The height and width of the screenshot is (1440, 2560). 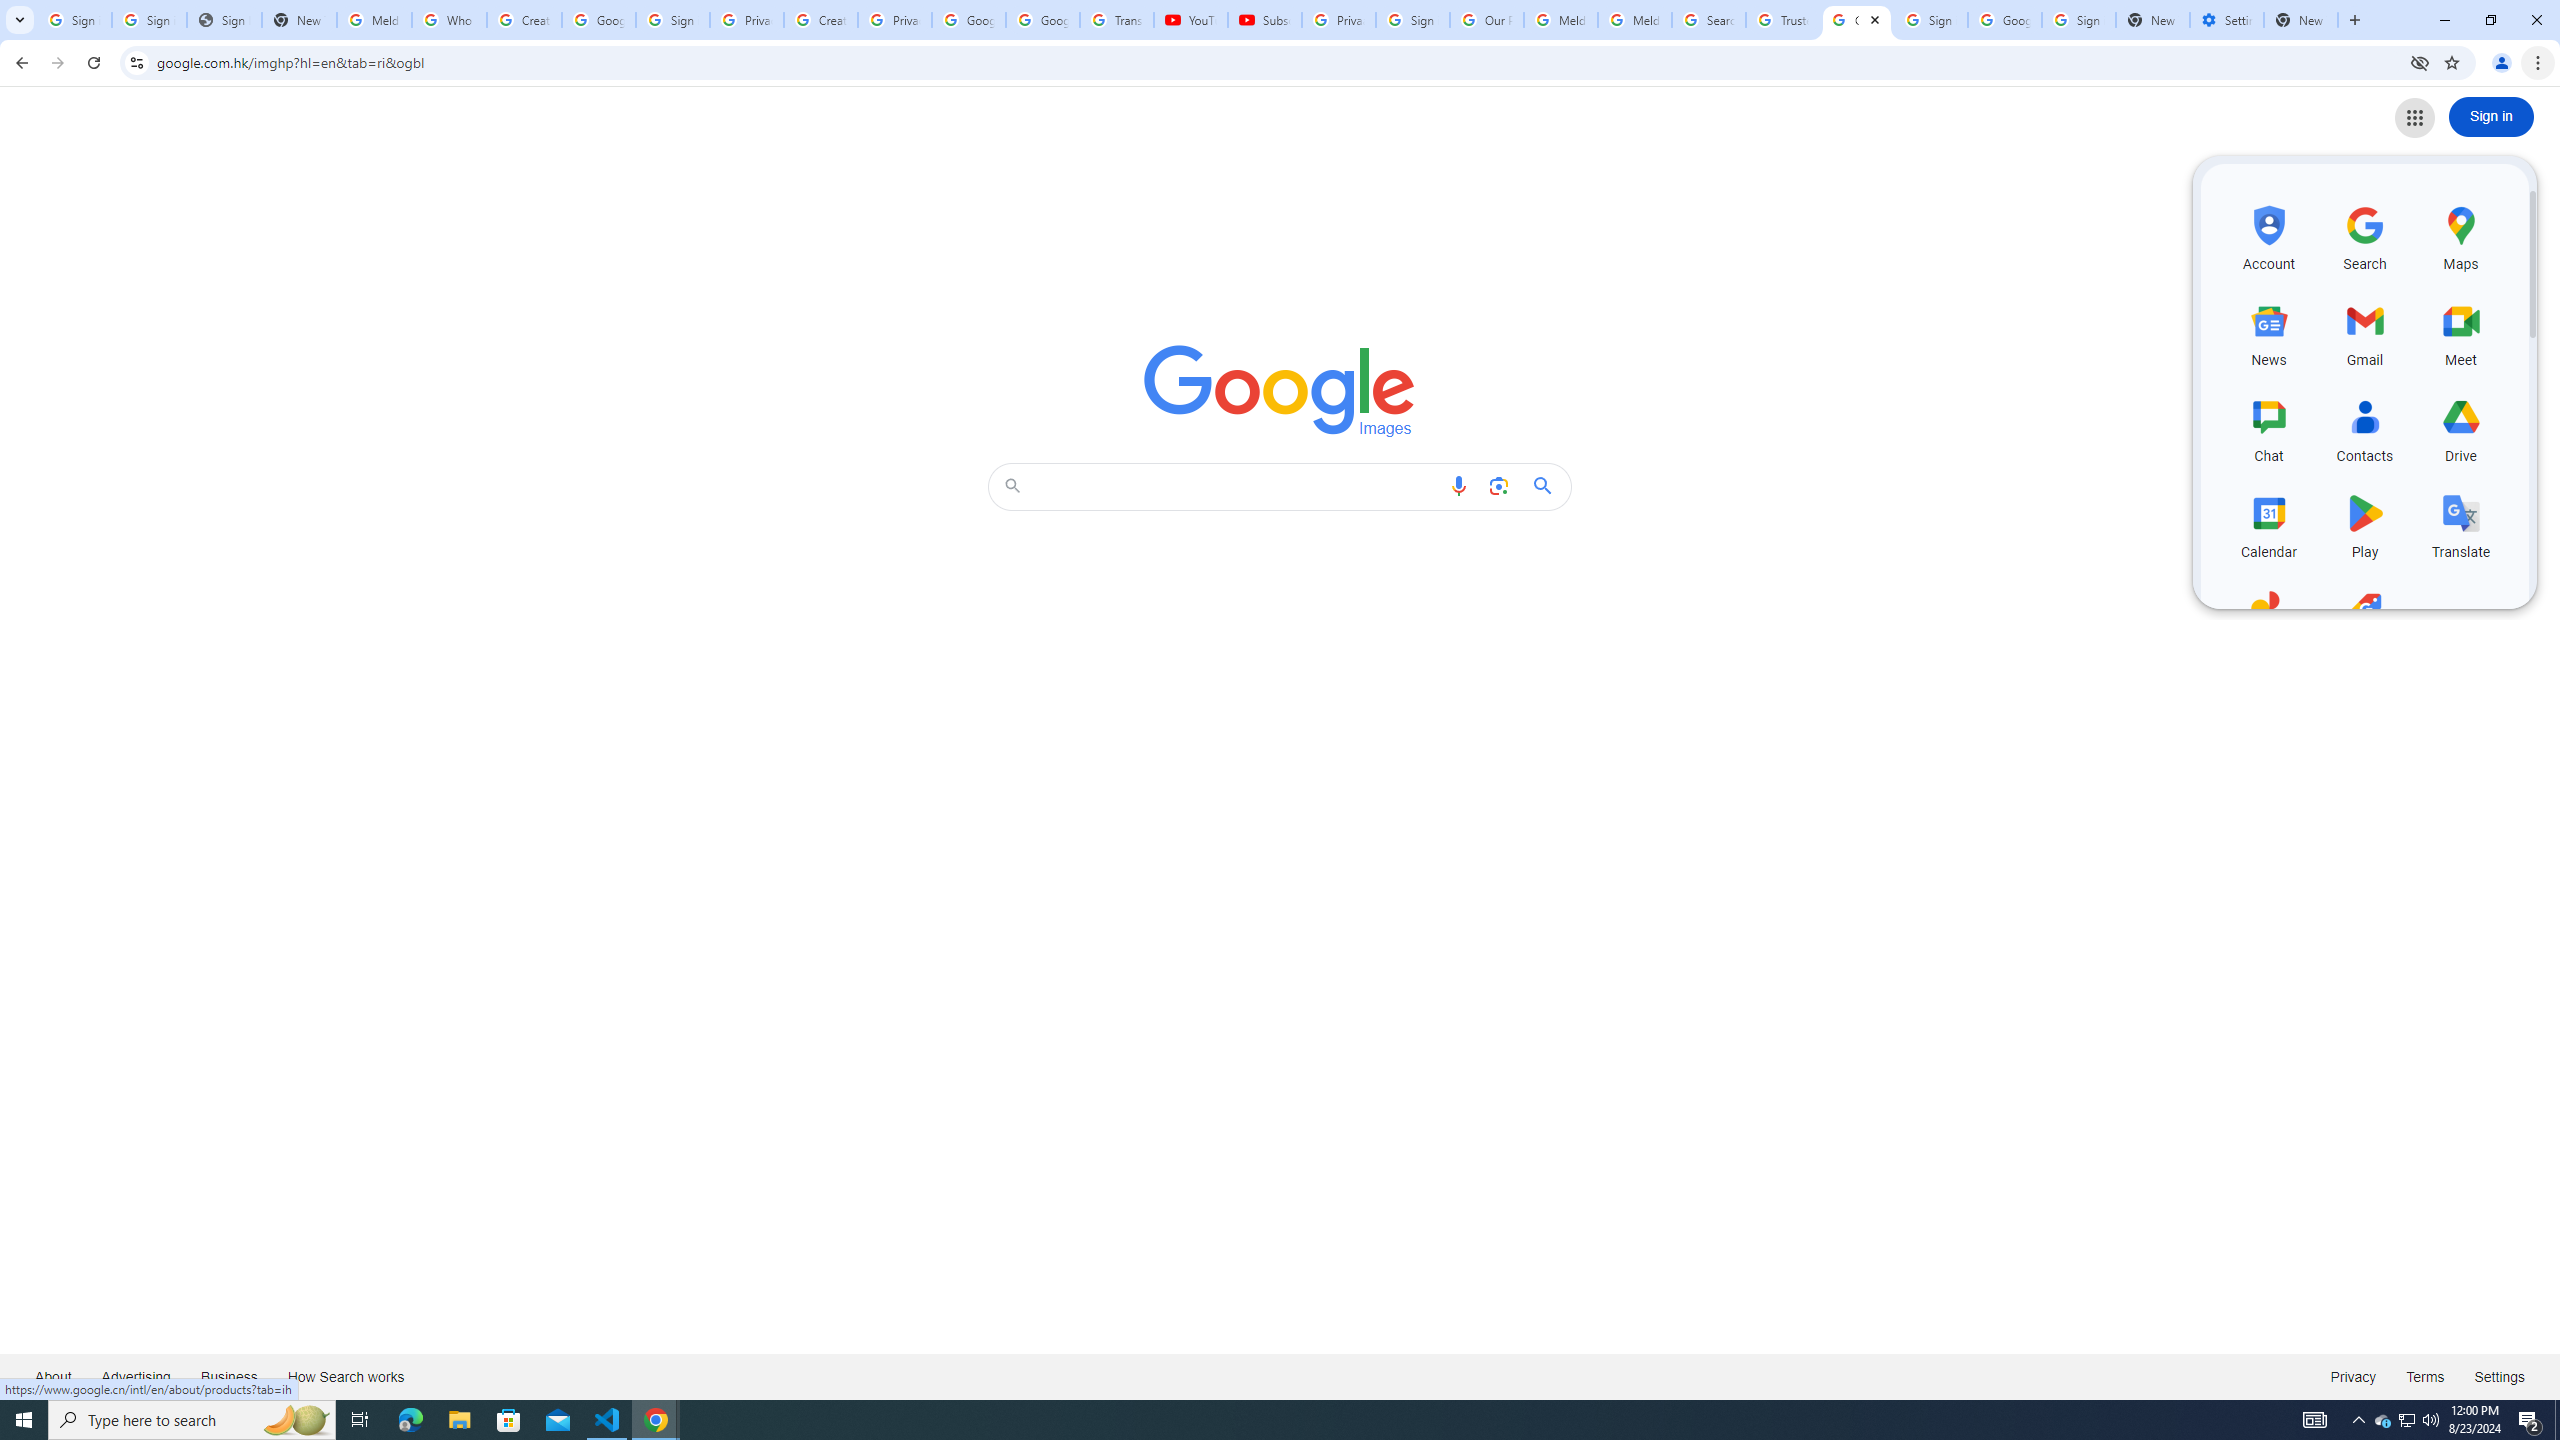 I want to click on 'Maps, row 1 of 5 and column 3 of 3 in the first section', so click(x=2461, y=235).